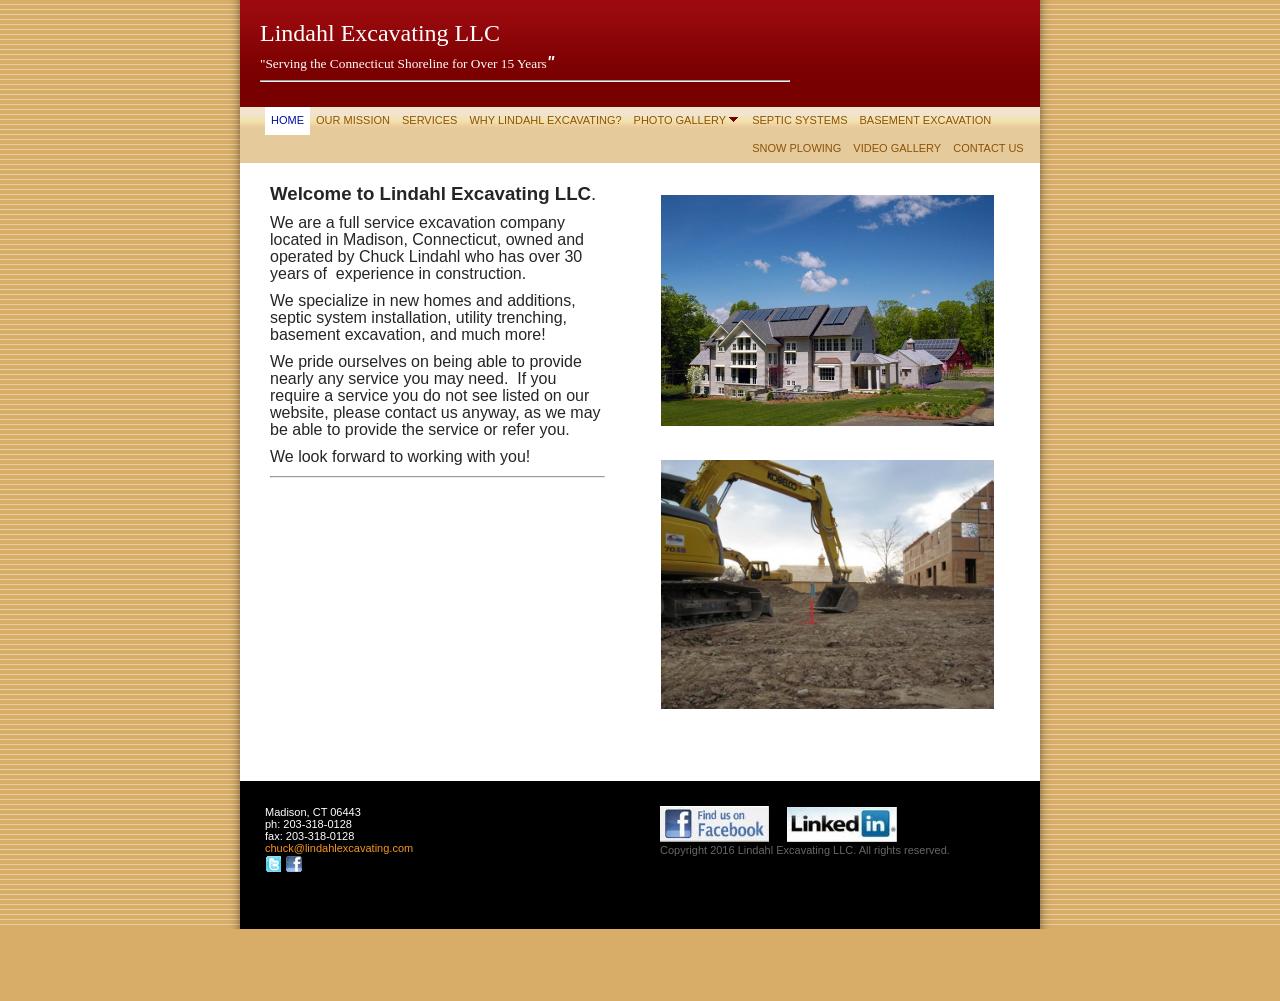 Image resolution: width=1280 pixels, height=1001 pixels. I want to click on 'chuck', so click(278, 847).